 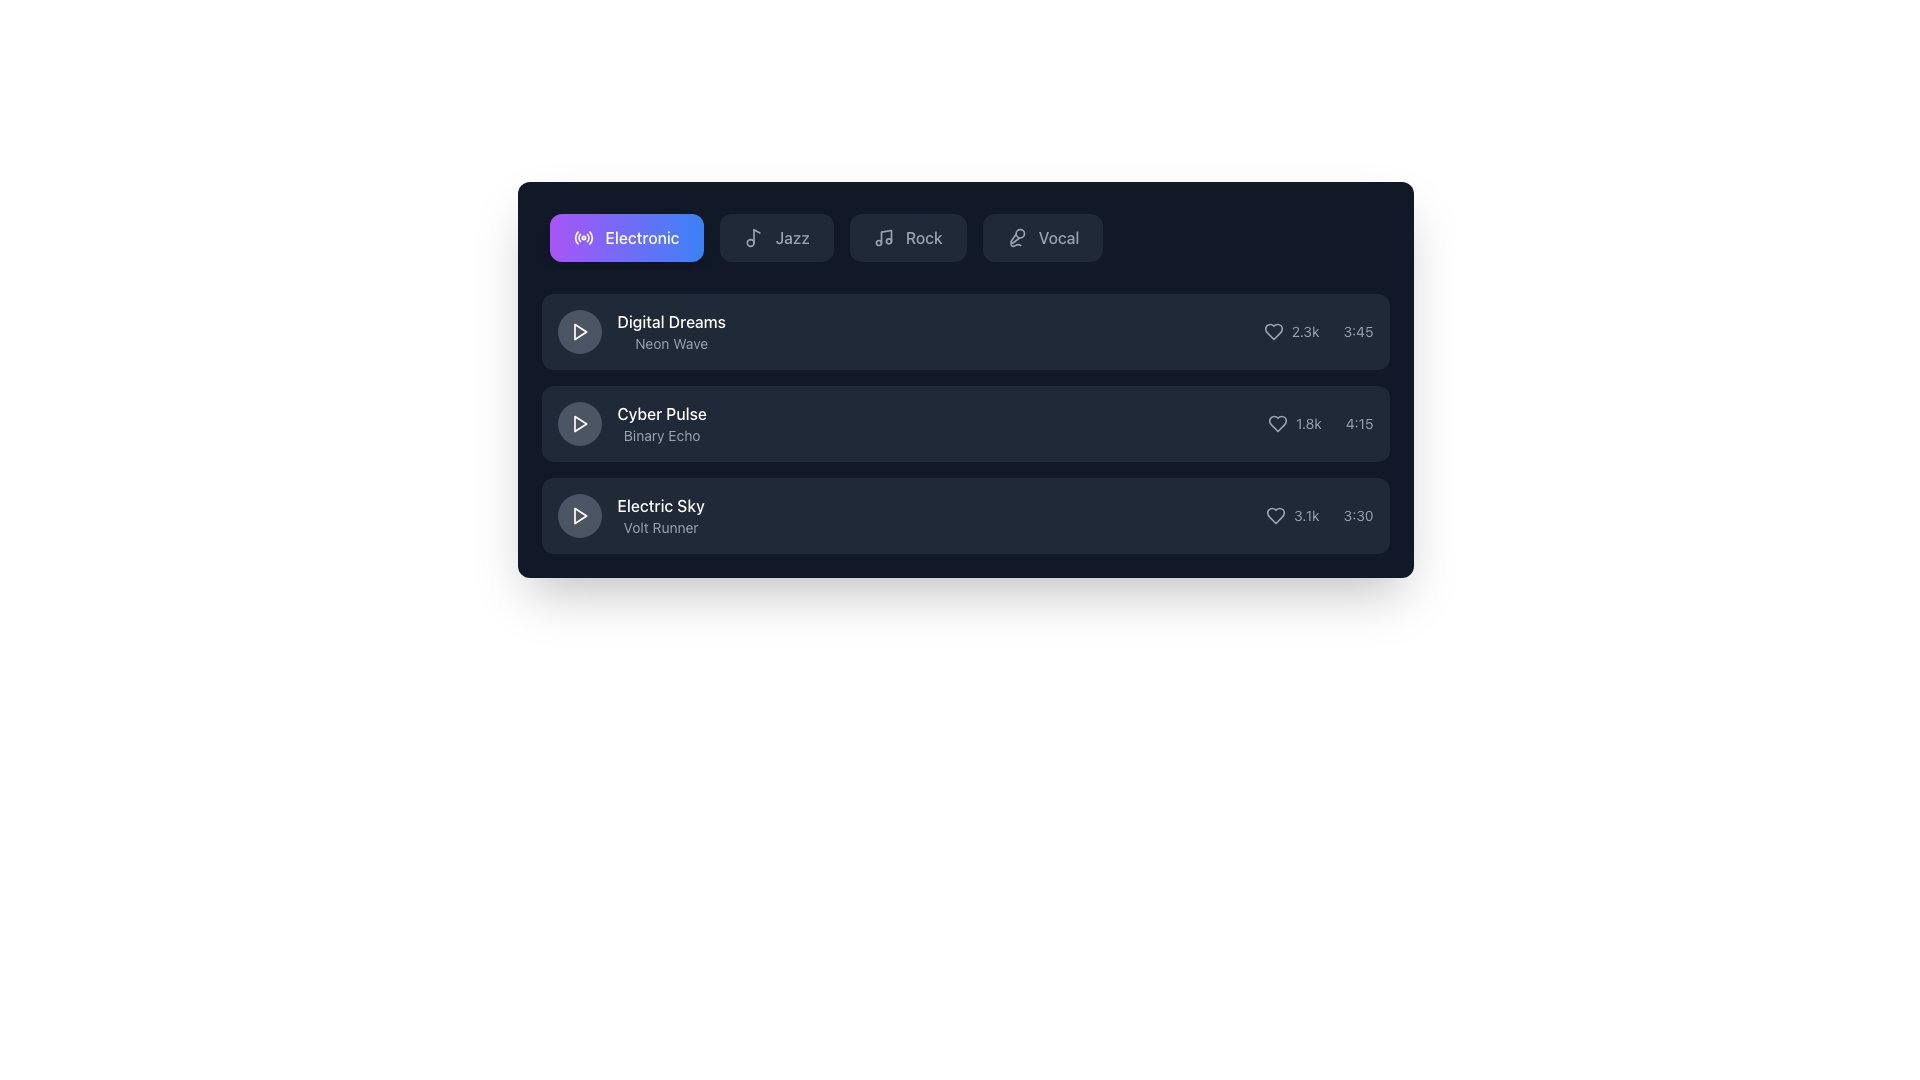 I want to click on the triangular 'Play' button icon styled in white, located inside the 'Digital Dreams' item under the 'Electronic' category, so click(x=578, y=330).